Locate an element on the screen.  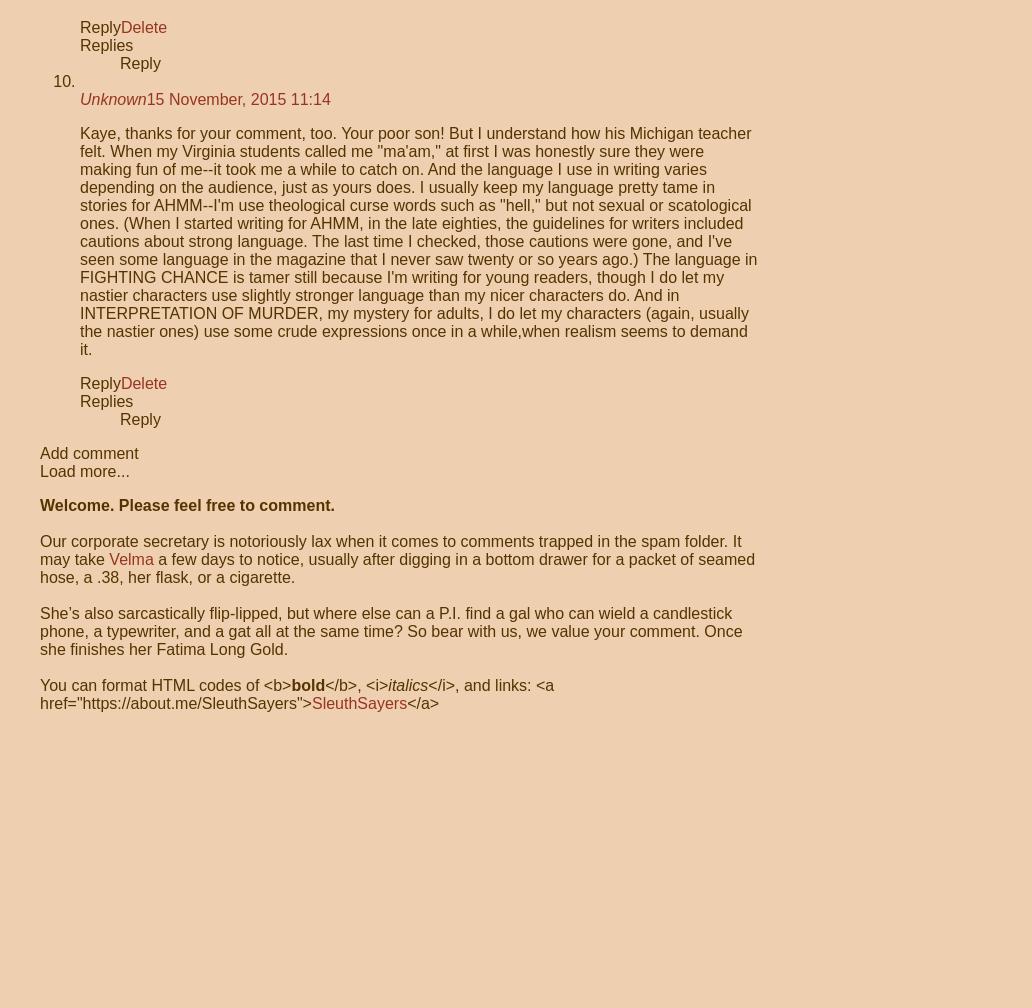
'You can format HTML codes of <b>' is located at coordinates (40, 685).